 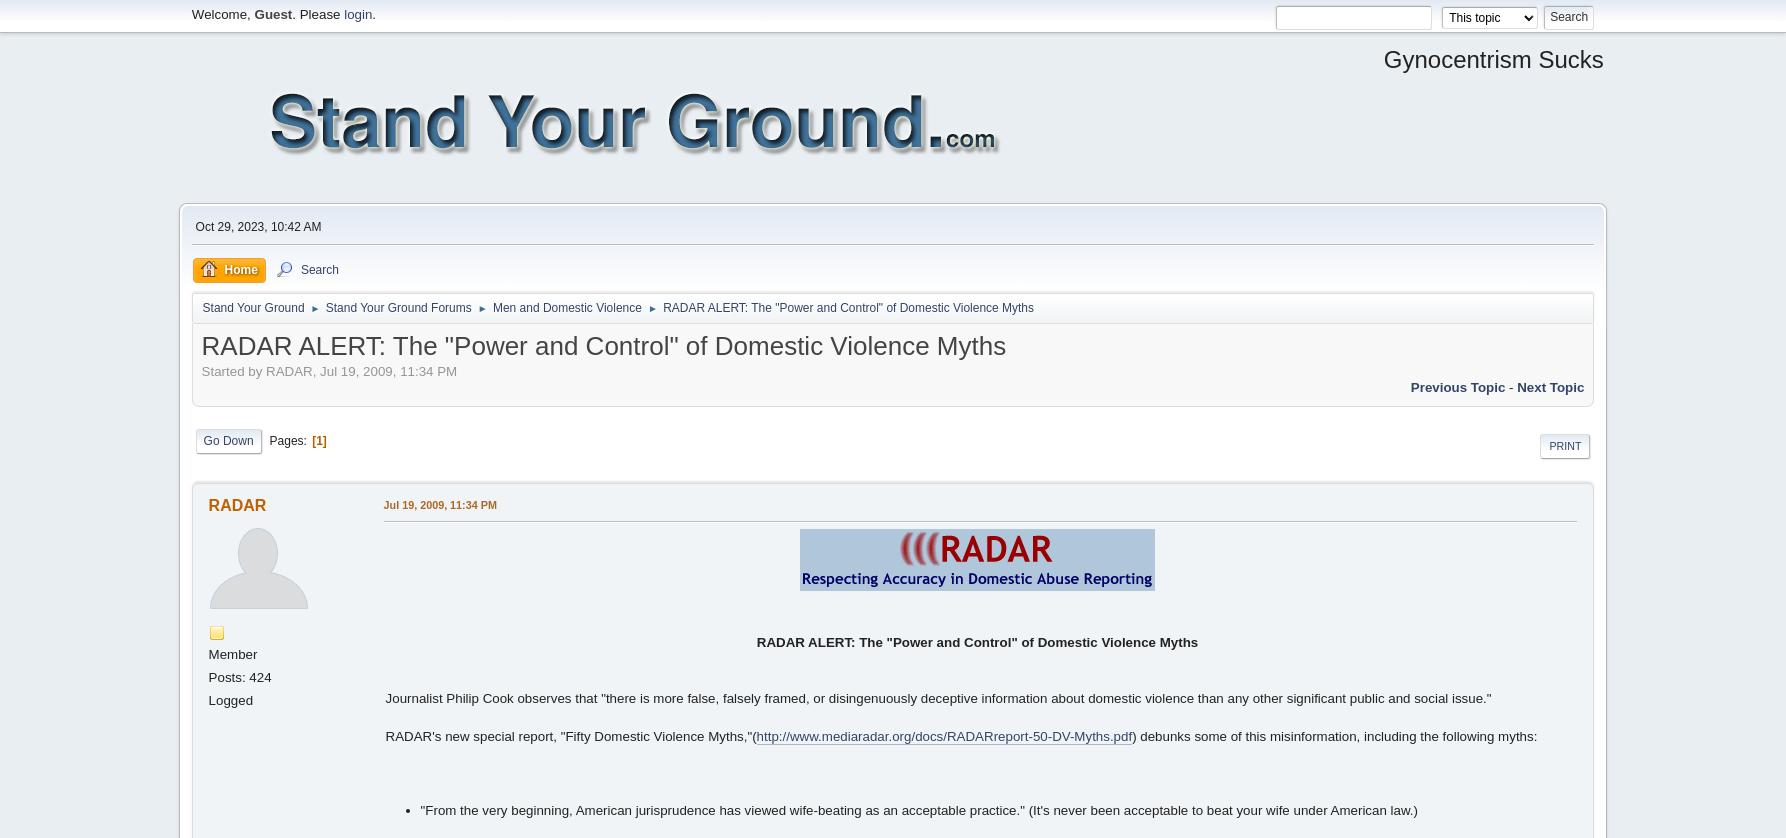 I want to click on '. Please', so click(x=318, y=14).